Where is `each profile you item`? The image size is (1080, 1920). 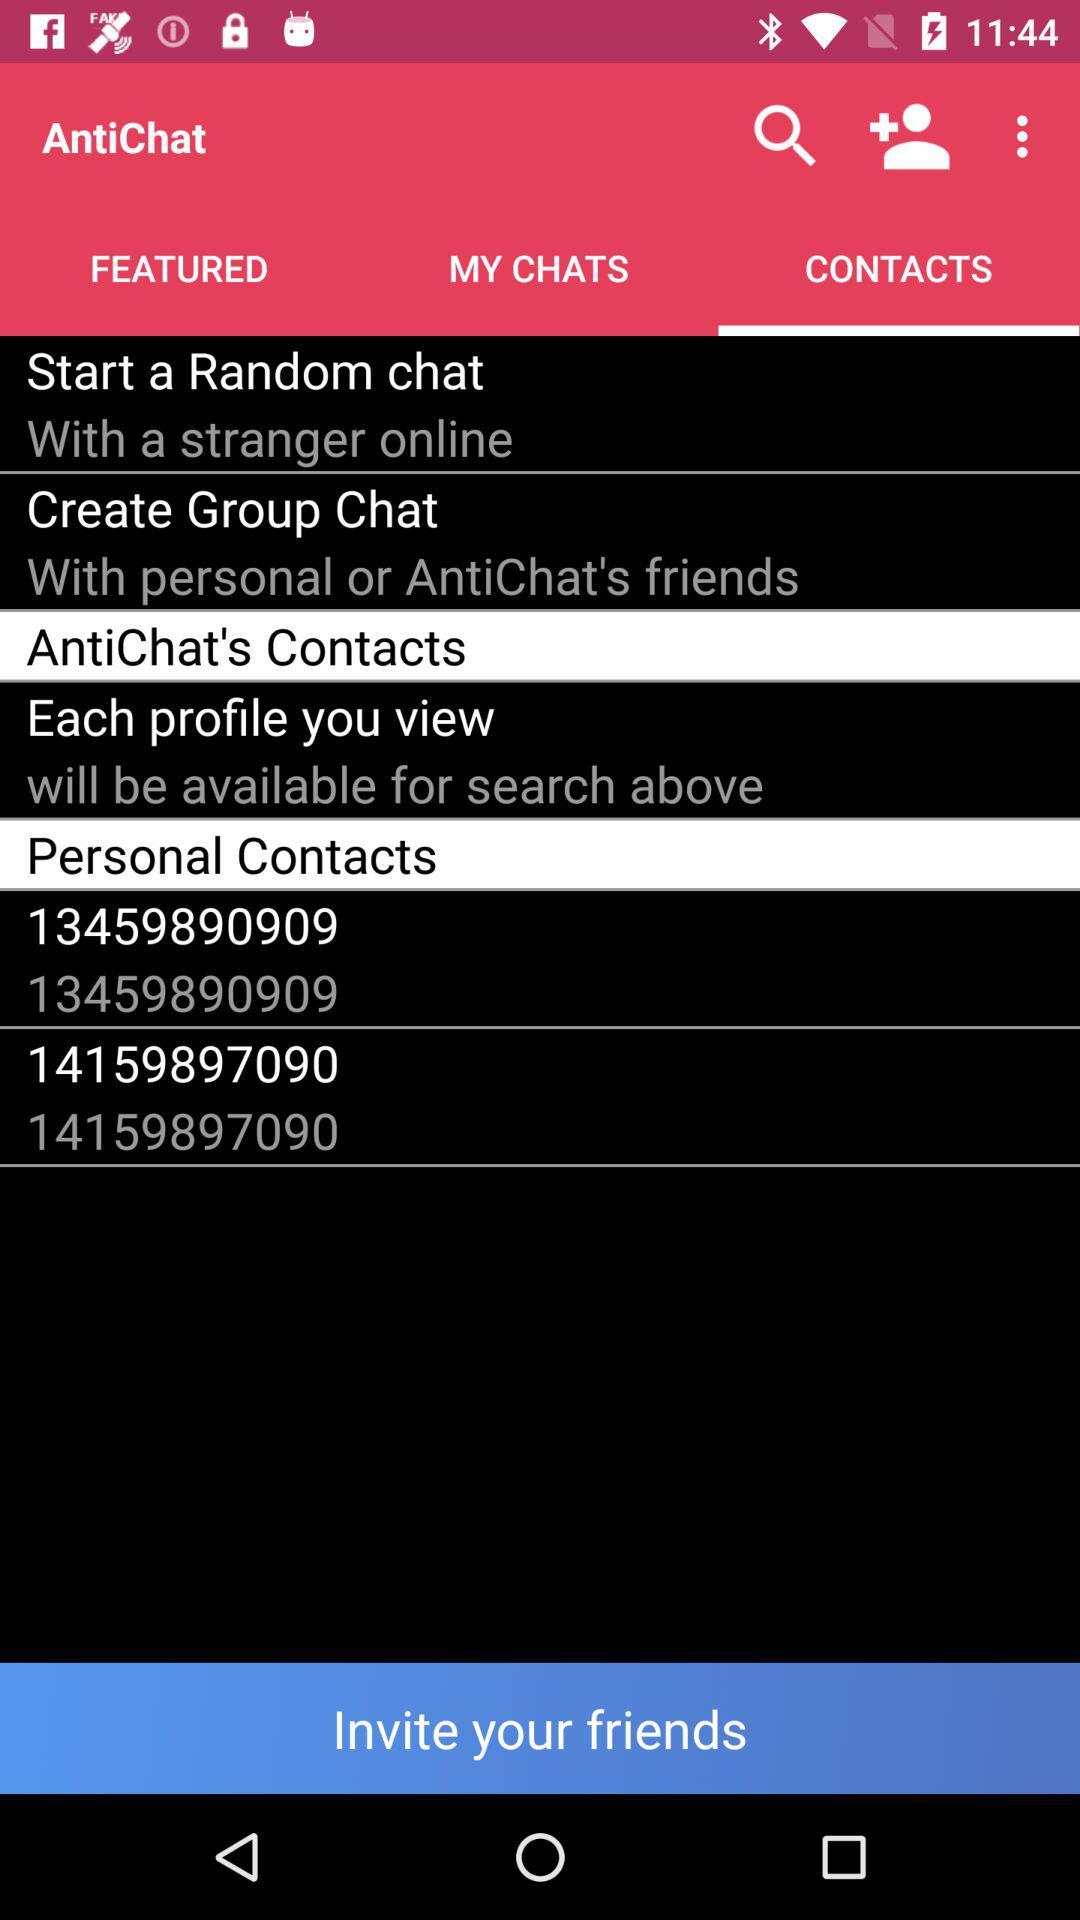
each profile you item is located at coordinates (259, 716).